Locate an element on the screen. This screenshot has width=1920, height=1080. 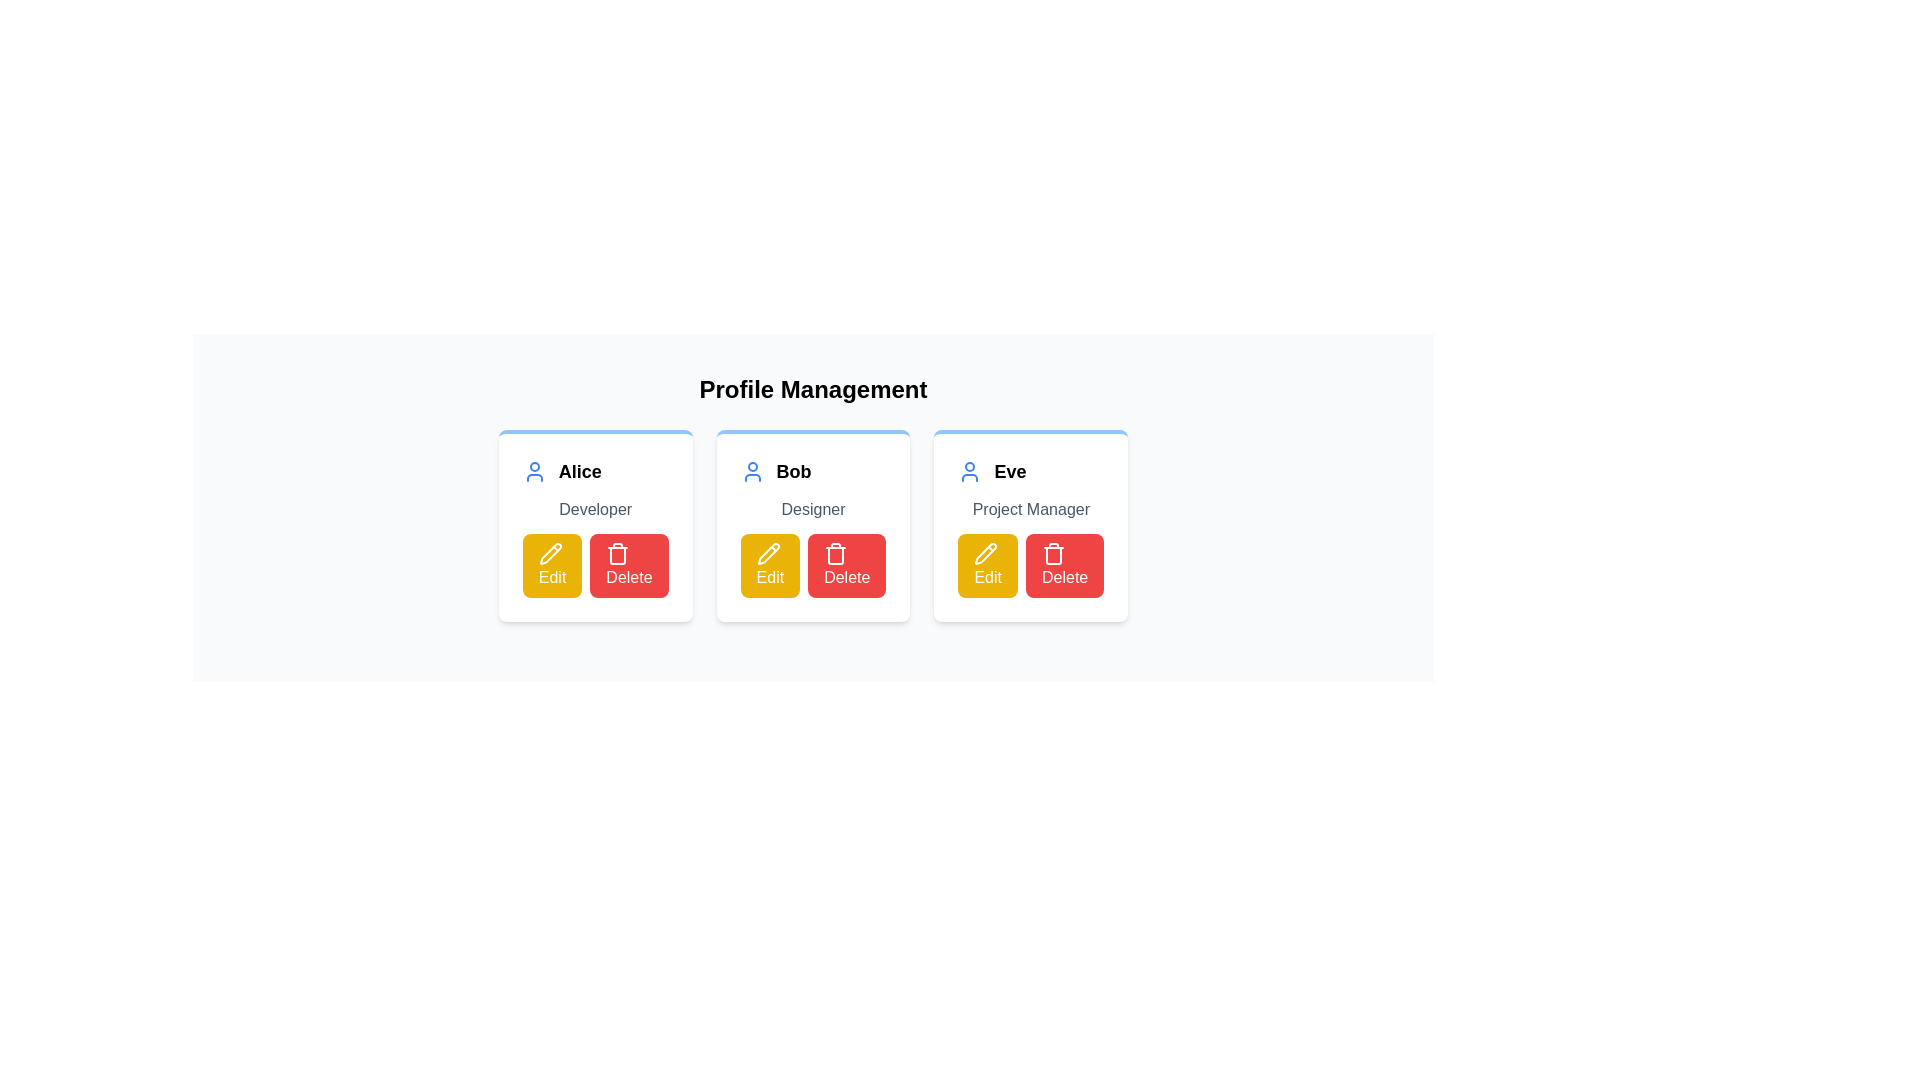
the pencil icon for editing associated profile details in the 'Profile Management' section under the user profile card labeled 'Bob' is located at coordinates (767, 554).